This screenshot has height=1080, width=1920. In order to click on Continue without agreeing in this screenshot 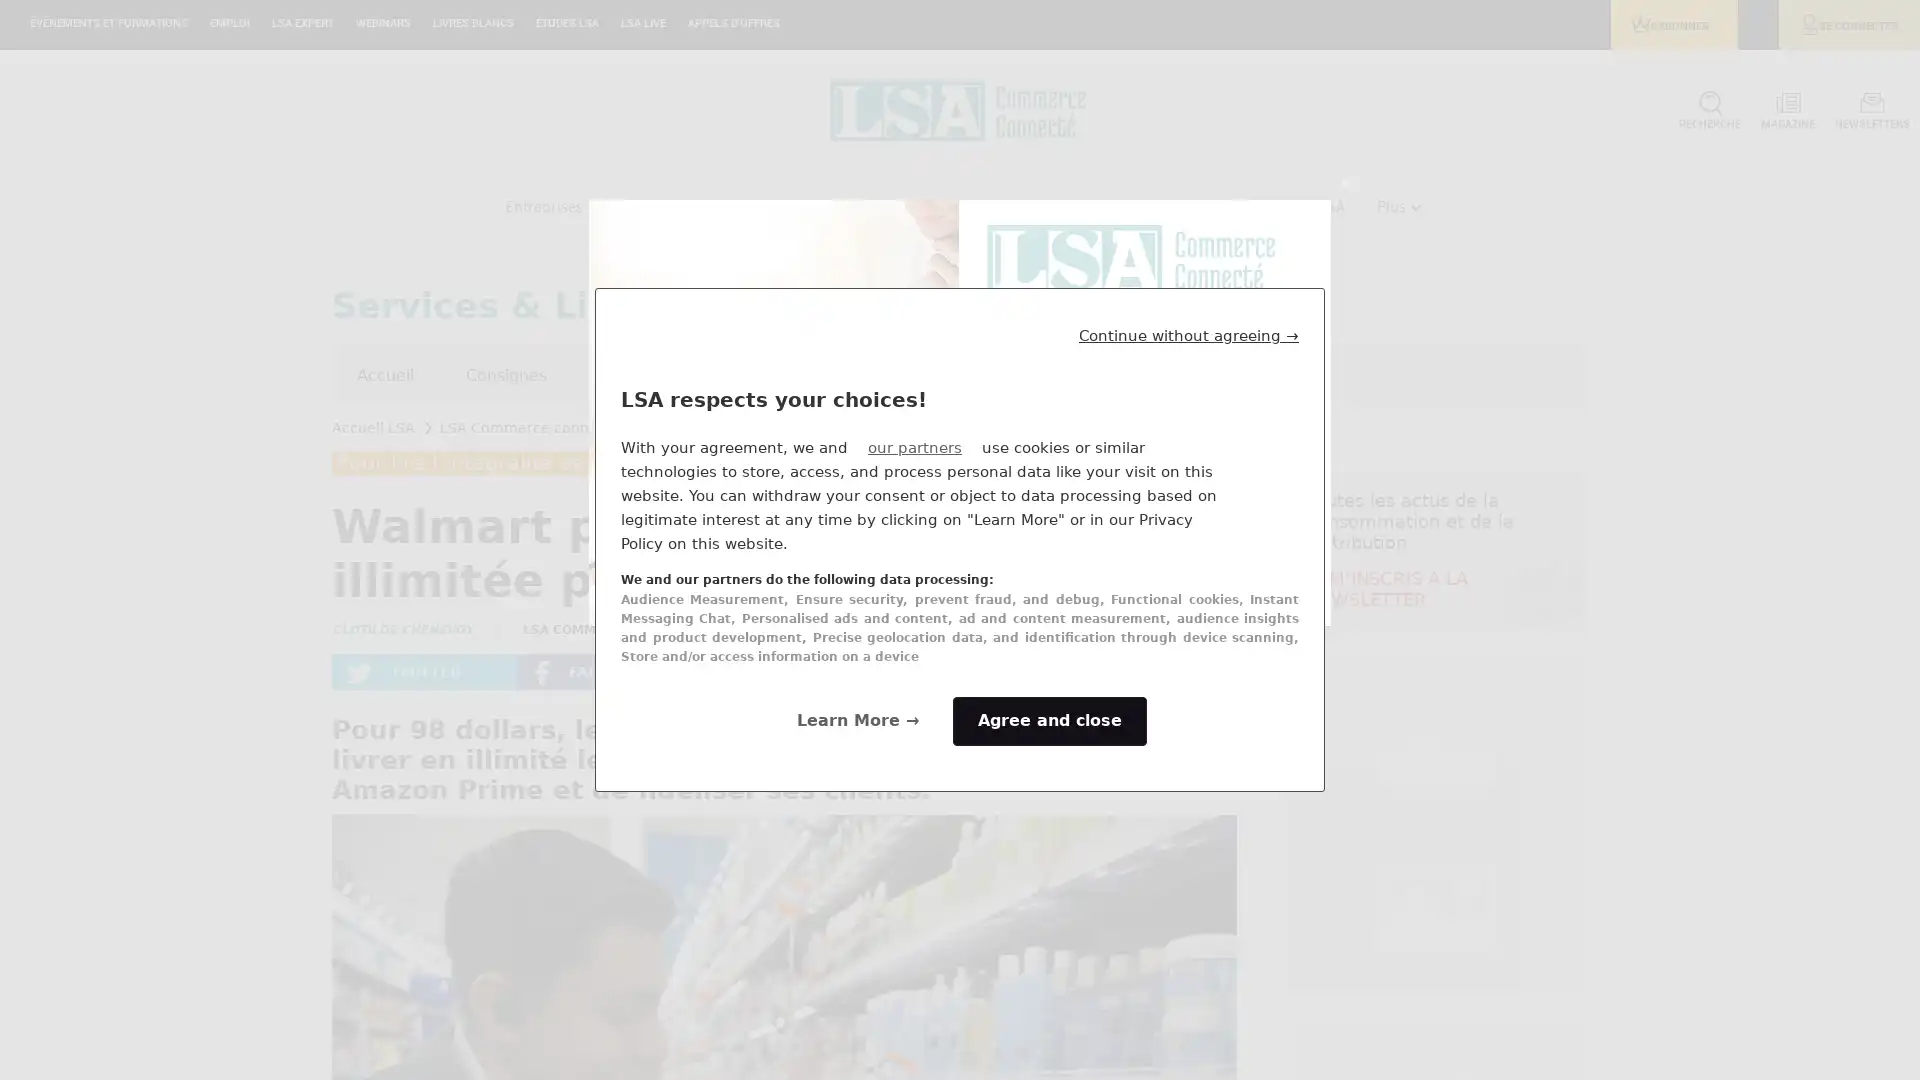, I will do `click(1189, 334)`.